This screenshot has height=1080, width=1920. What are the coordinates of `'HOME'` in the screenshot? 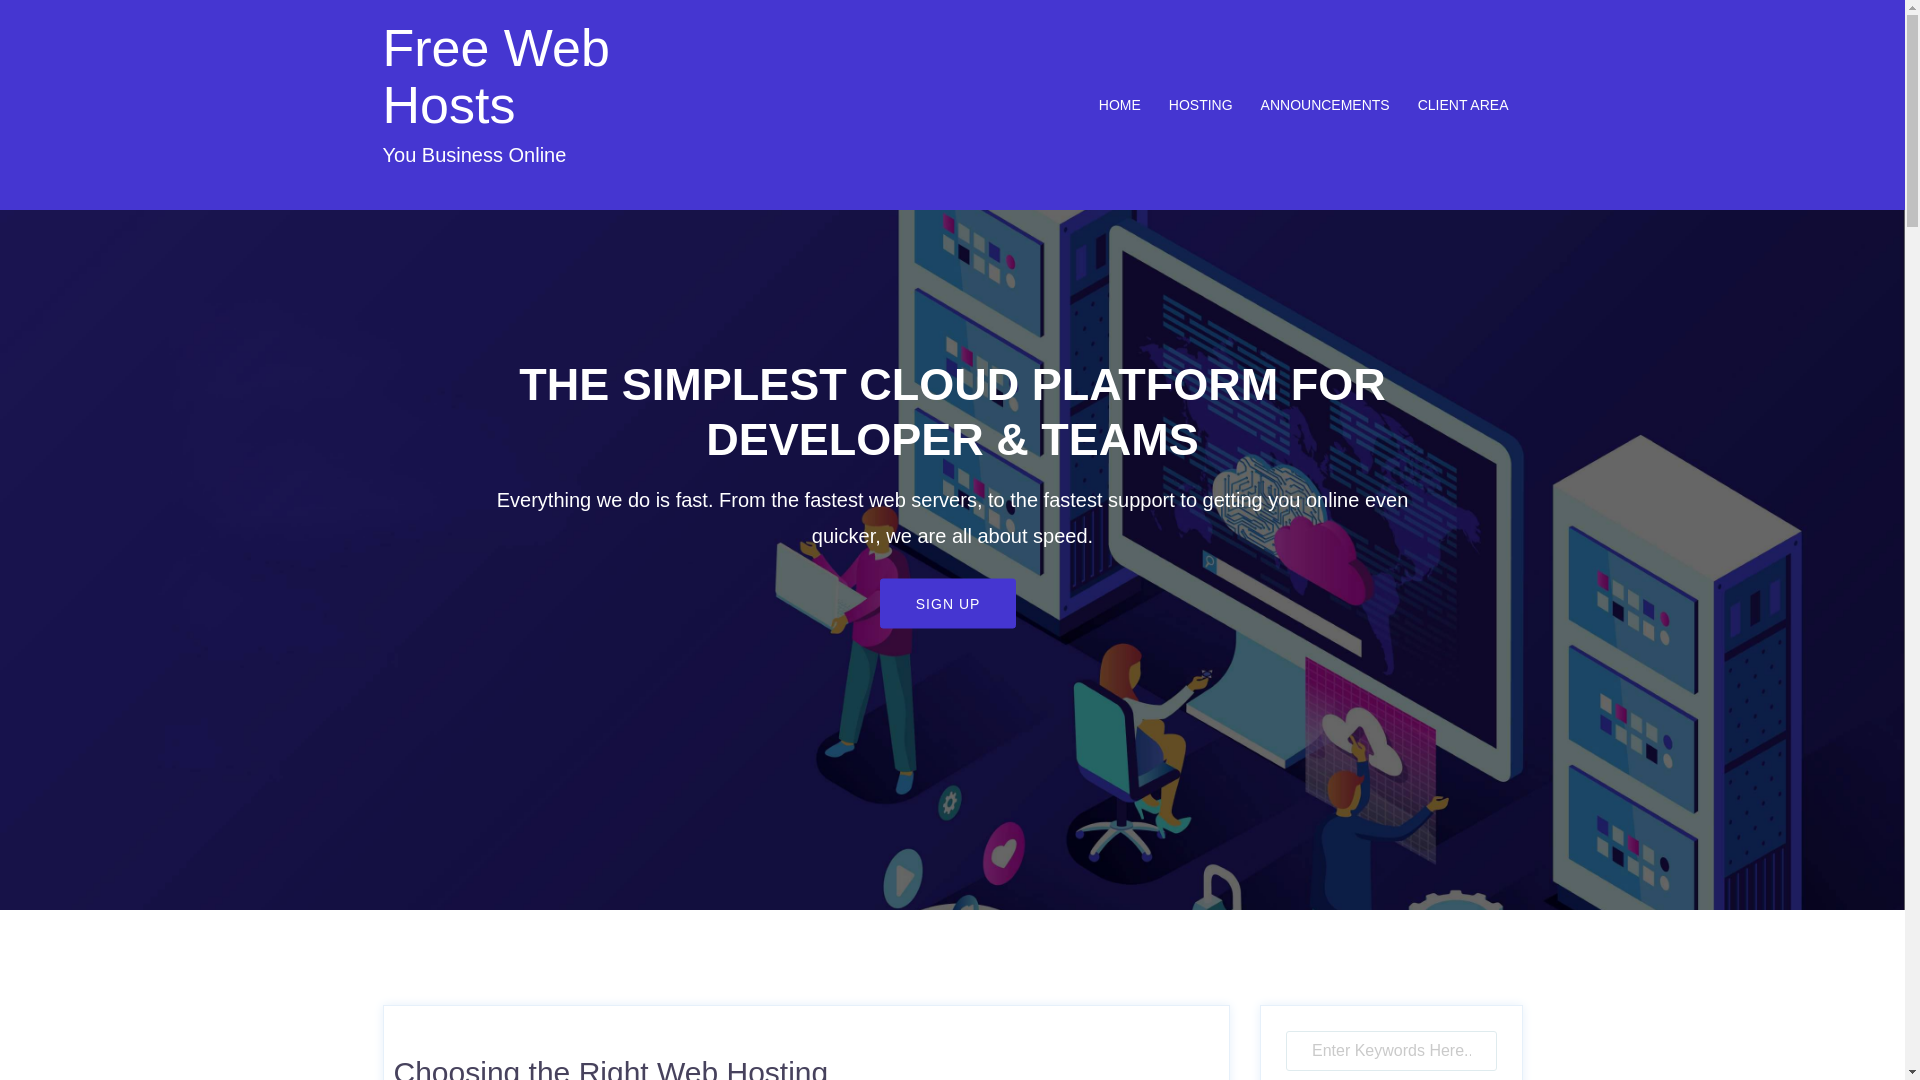 It's located at (1098, 105).